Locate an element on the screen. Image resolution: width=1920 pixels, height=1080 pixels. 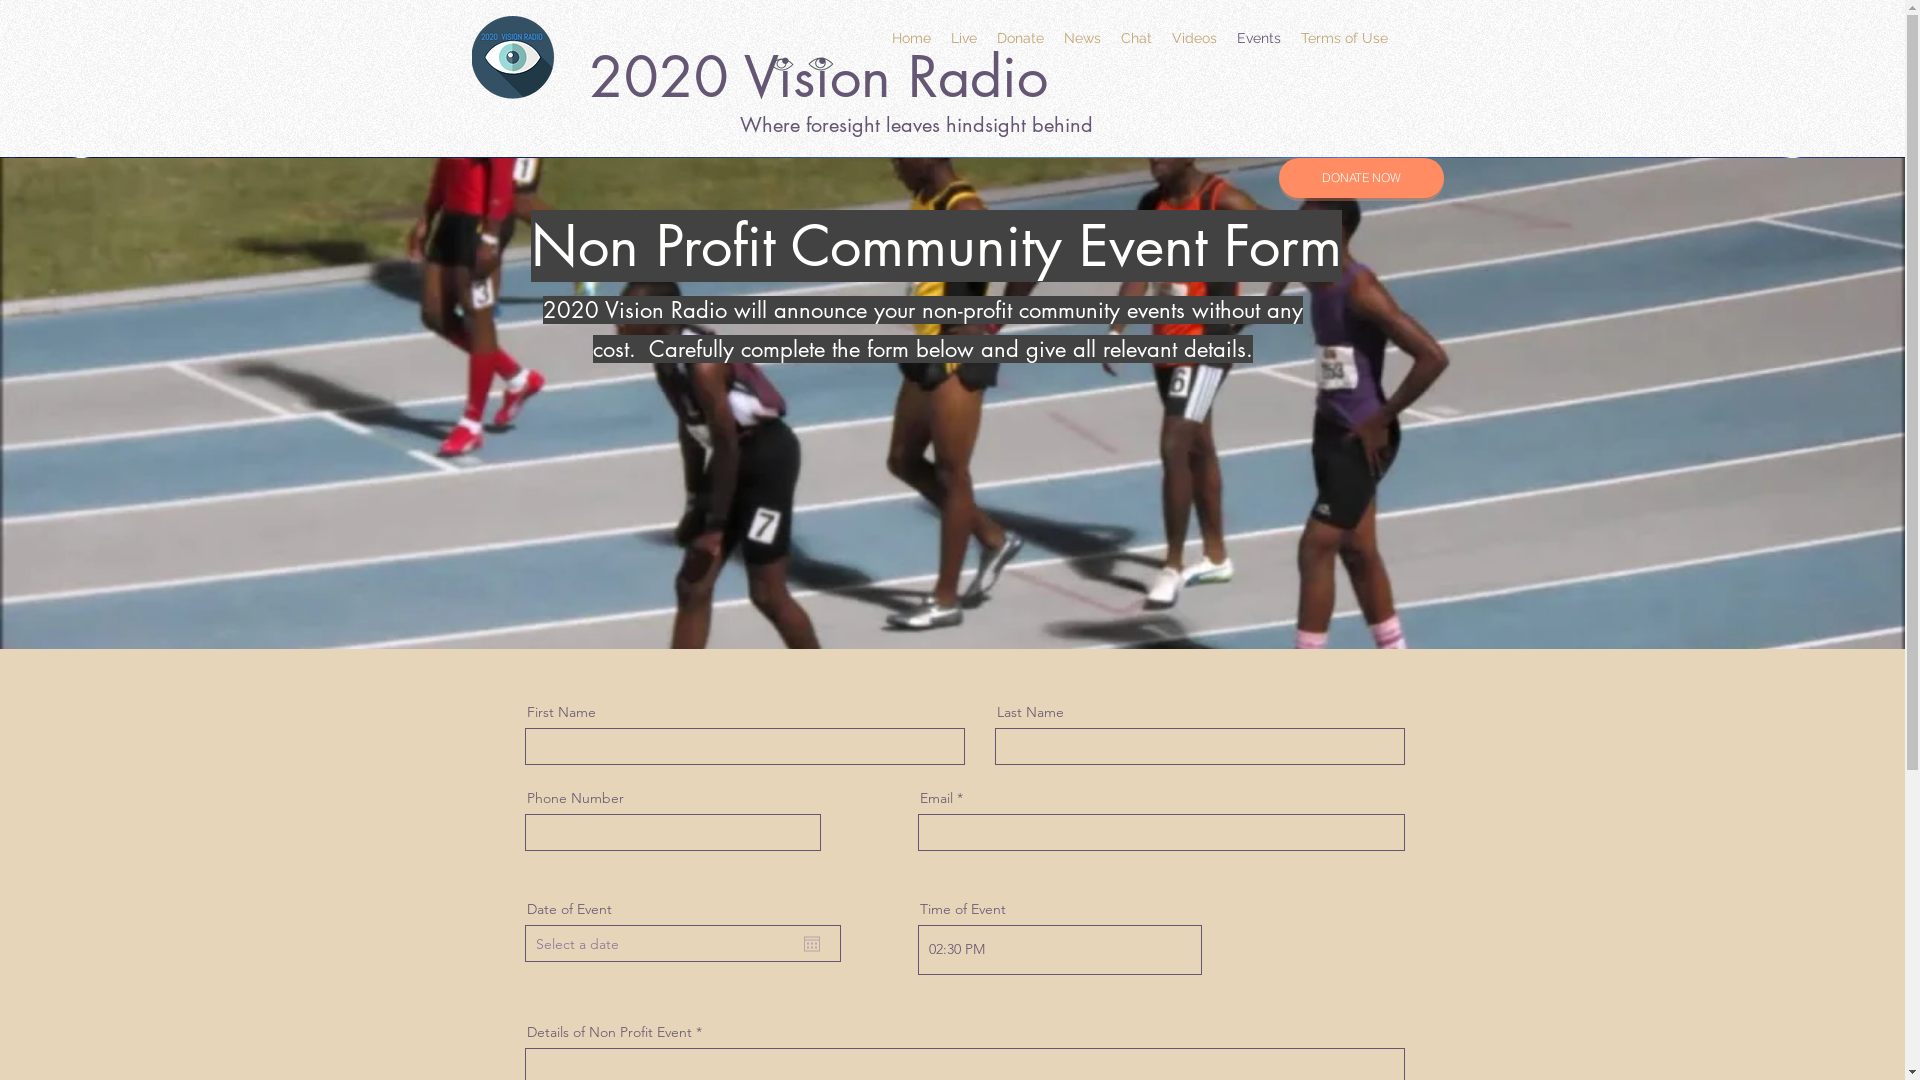
'News' is located at coordinates (1081, 38).